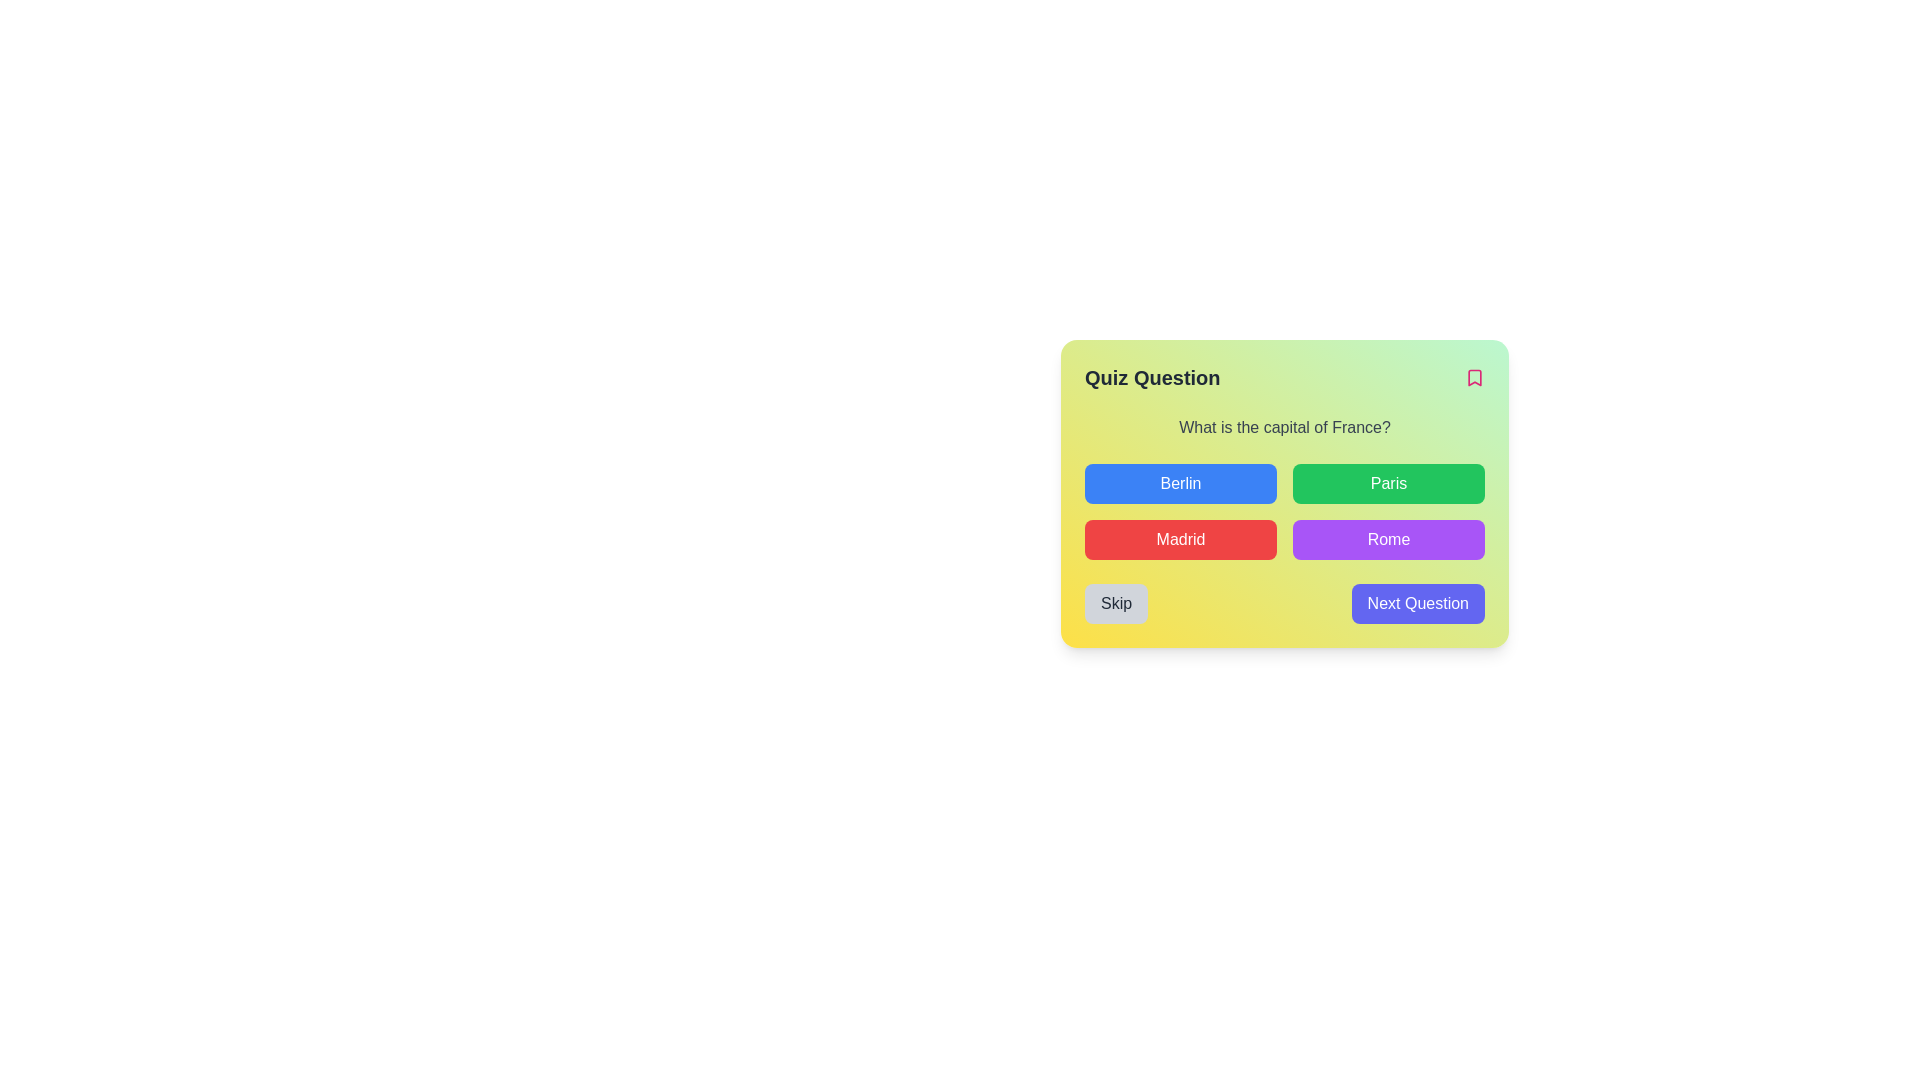 This screenshot has height=1080, width=1920. Describe the element at coordinates (1285, 511) in the screenshot. I see `the 'Madrid' button within the multiple-choice answer grid below the question 'What is the capital of France?'` at that location.